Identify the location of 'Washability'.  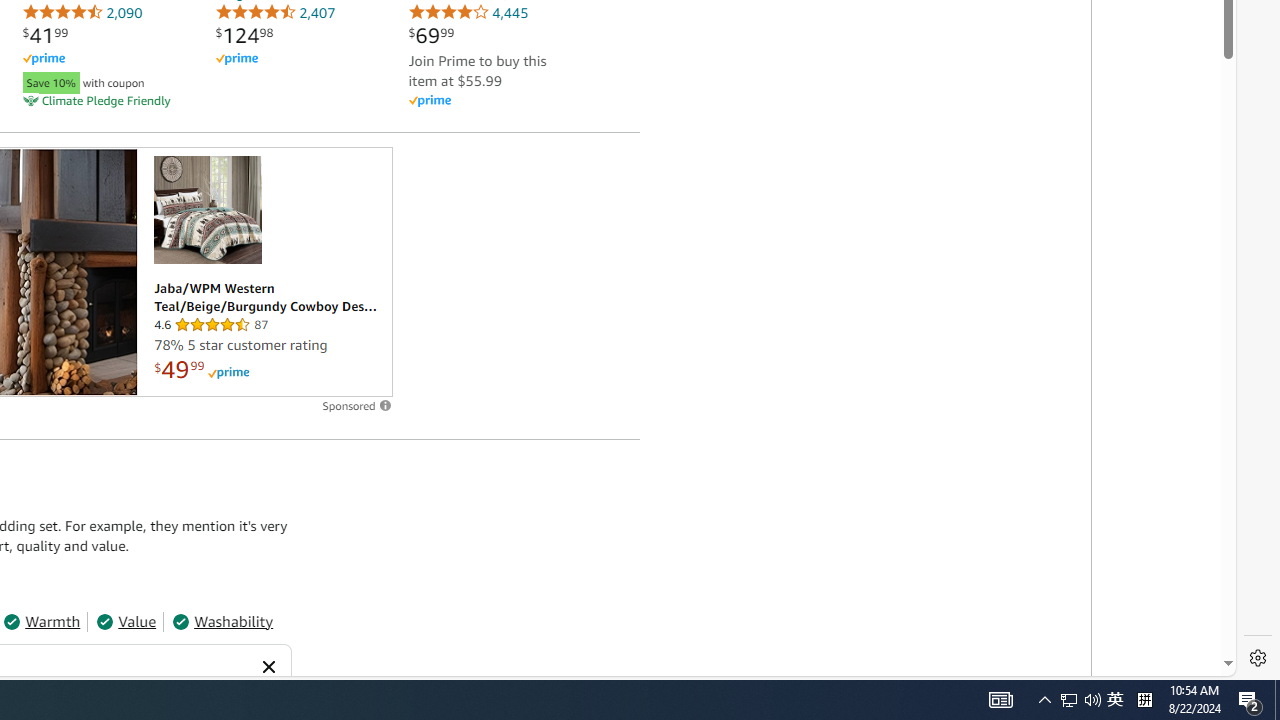
(222, 620).